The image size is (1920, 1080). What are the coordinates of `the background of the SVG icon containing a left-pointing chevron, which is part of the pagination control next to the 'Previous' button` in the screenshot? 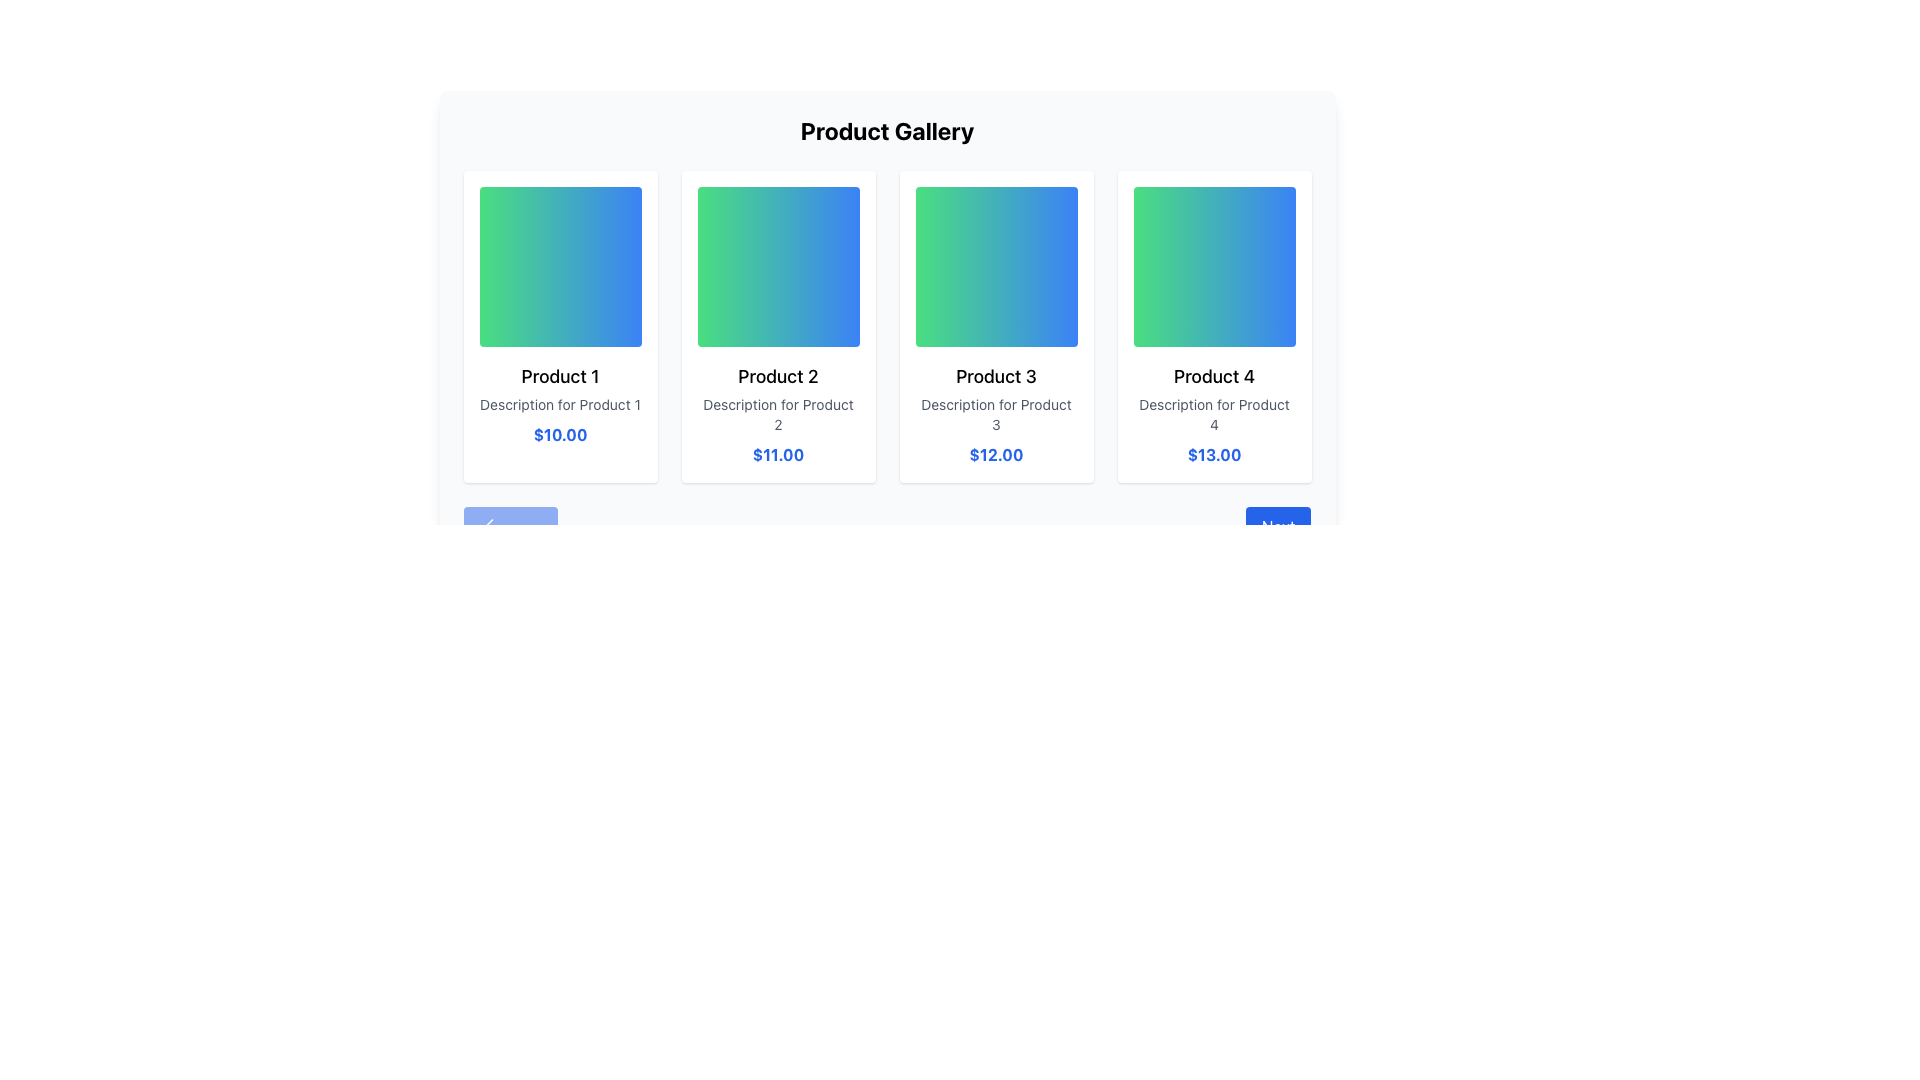 It's located at (489, 523).